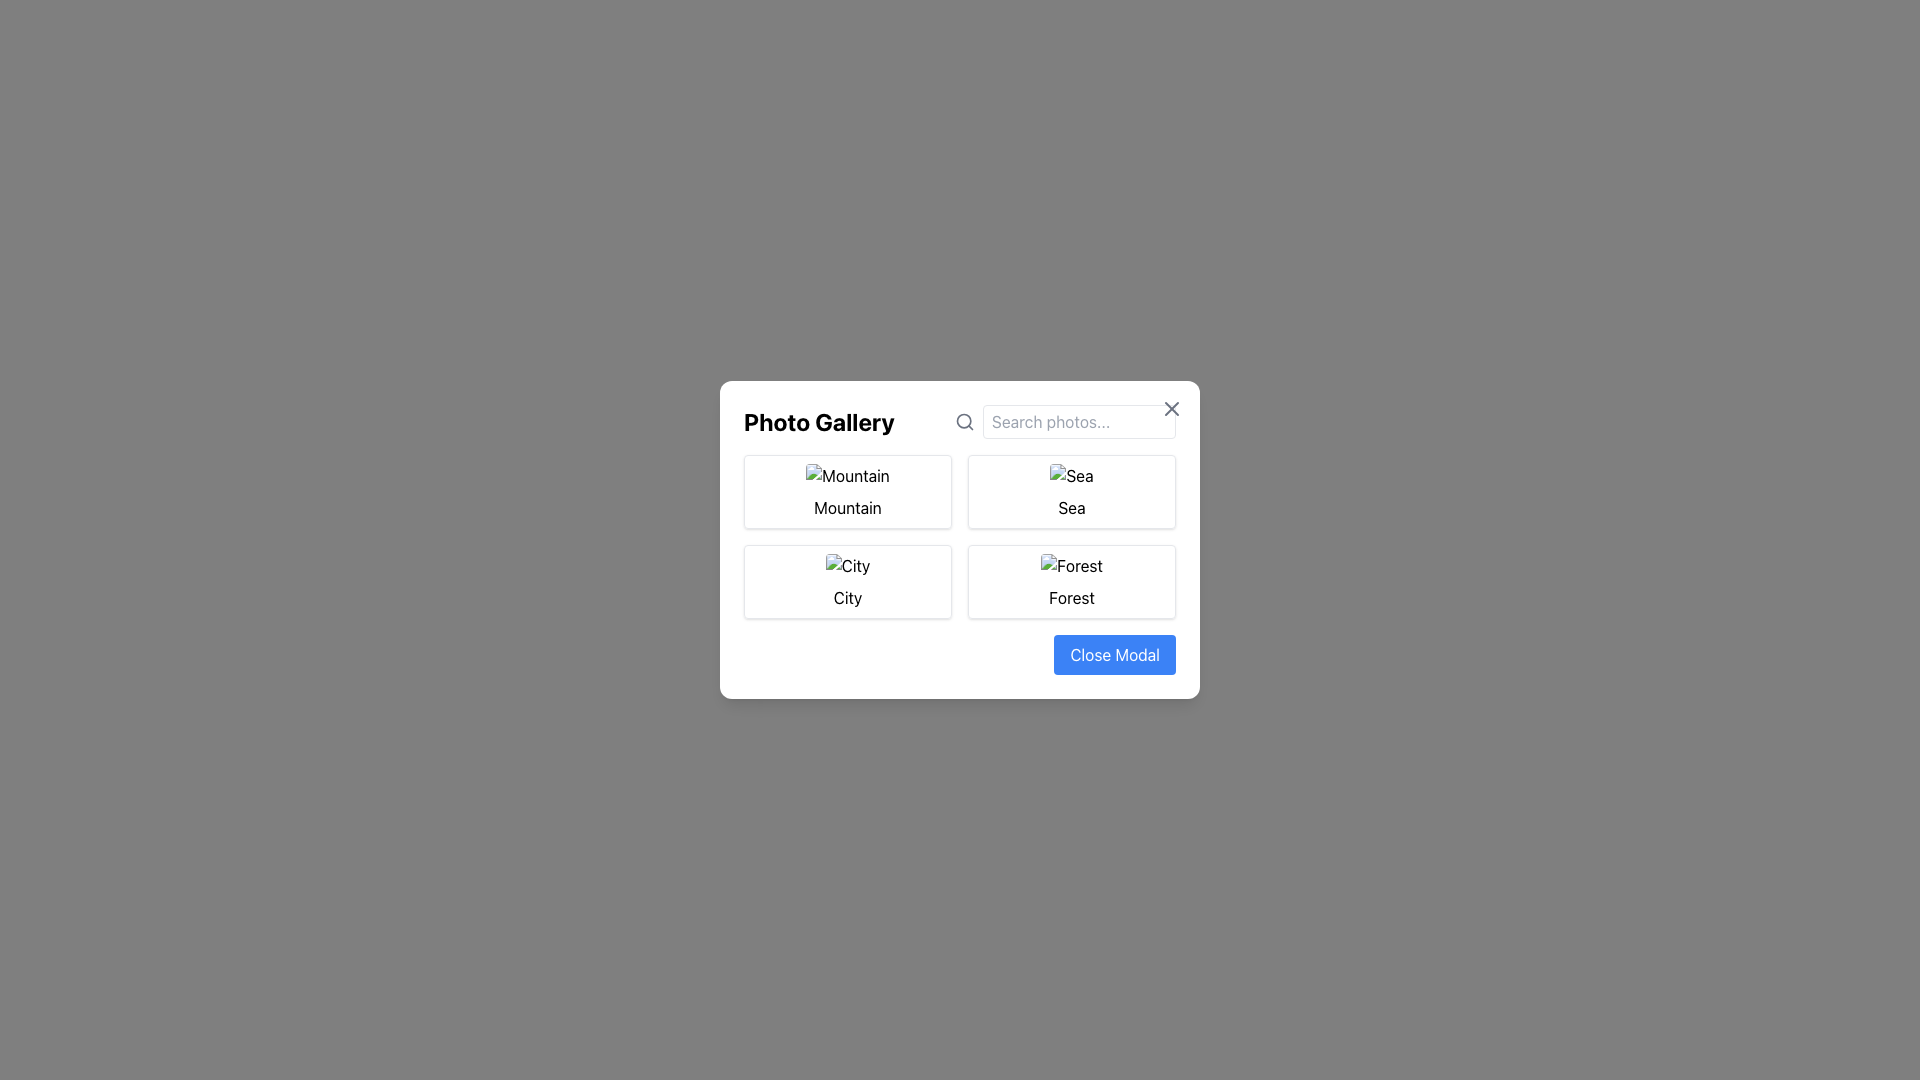  What do you see at coordinates (848, 596) in the screenshot?
I see `the text label displaying the word 'City' located below the image thumbnail in the 'Photo Gallery' dialog box` at bounding box center [848, 596].